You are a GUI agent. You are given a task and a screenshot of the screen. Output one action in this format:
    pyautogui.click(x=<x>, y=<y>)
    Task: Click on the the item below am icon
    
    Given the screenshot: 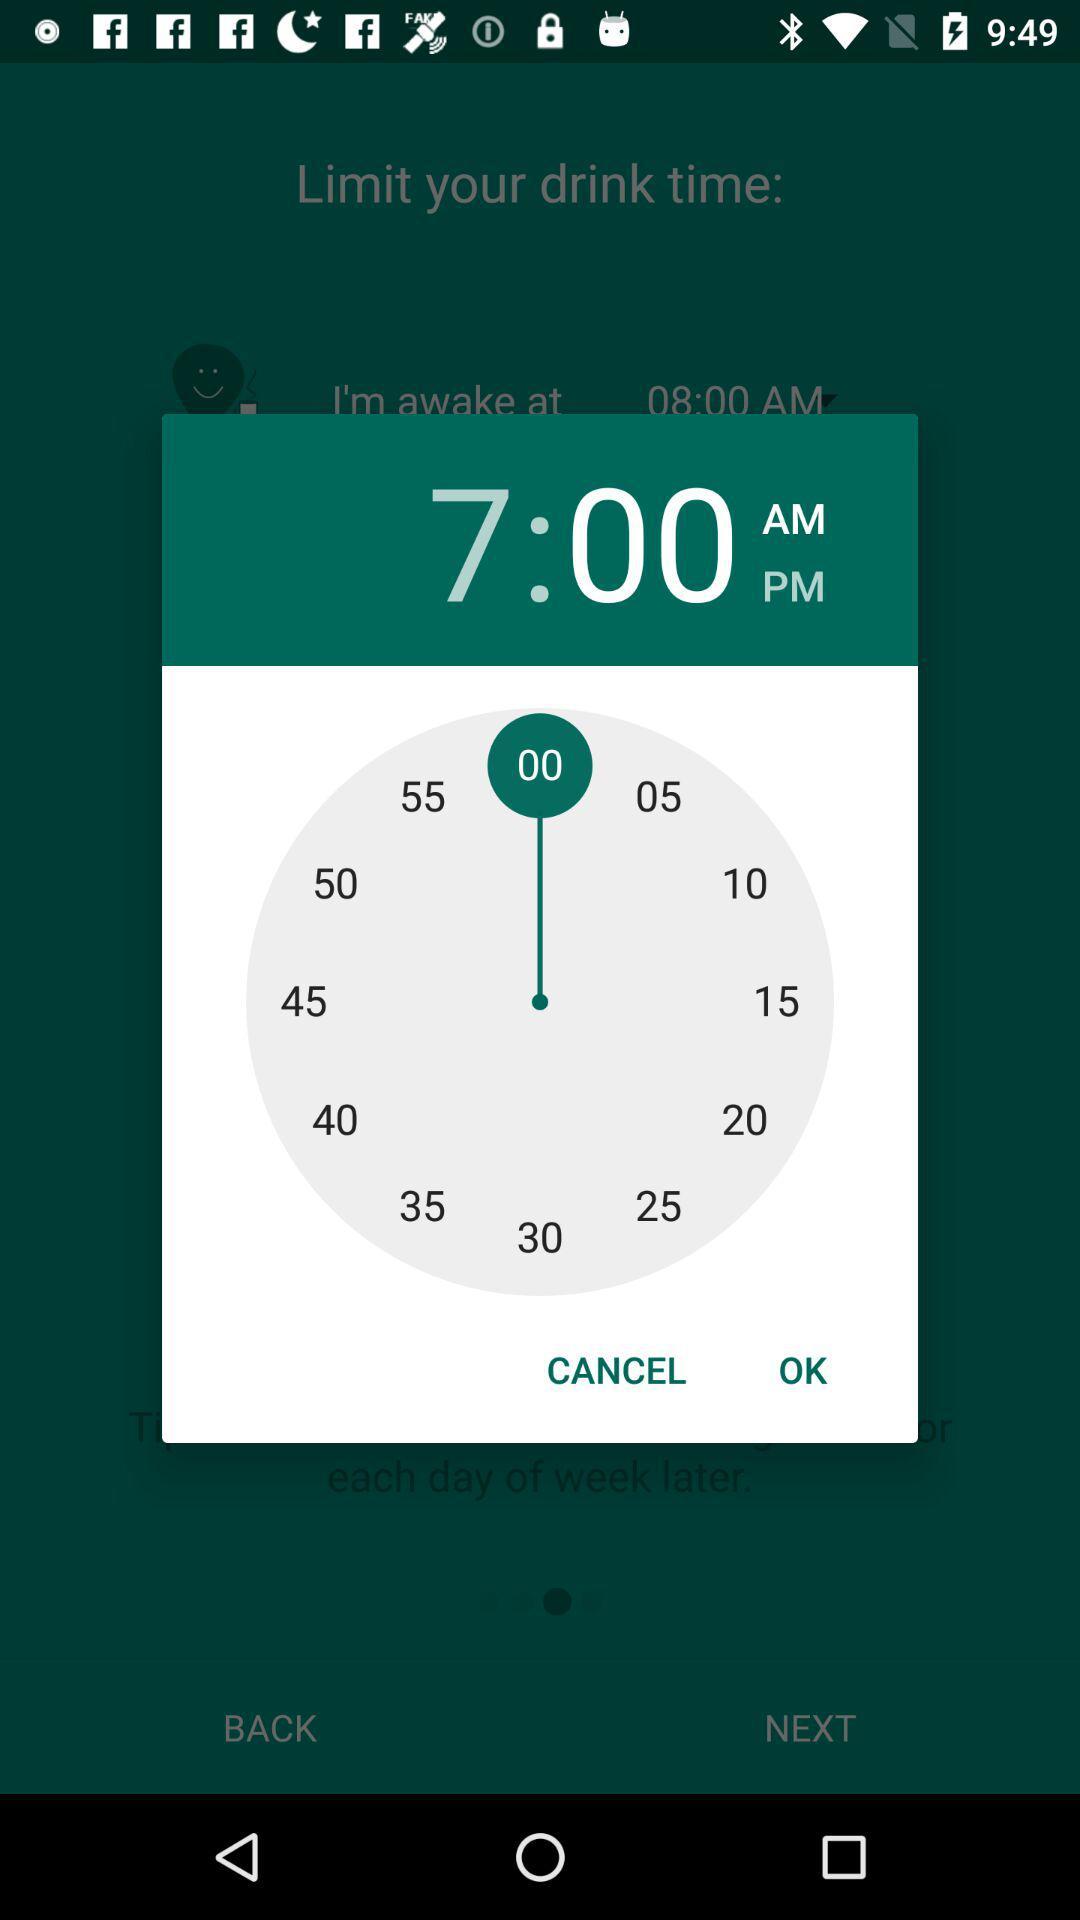 What is the action you would take?
    pyautogui.click(x=792, y=578)
    